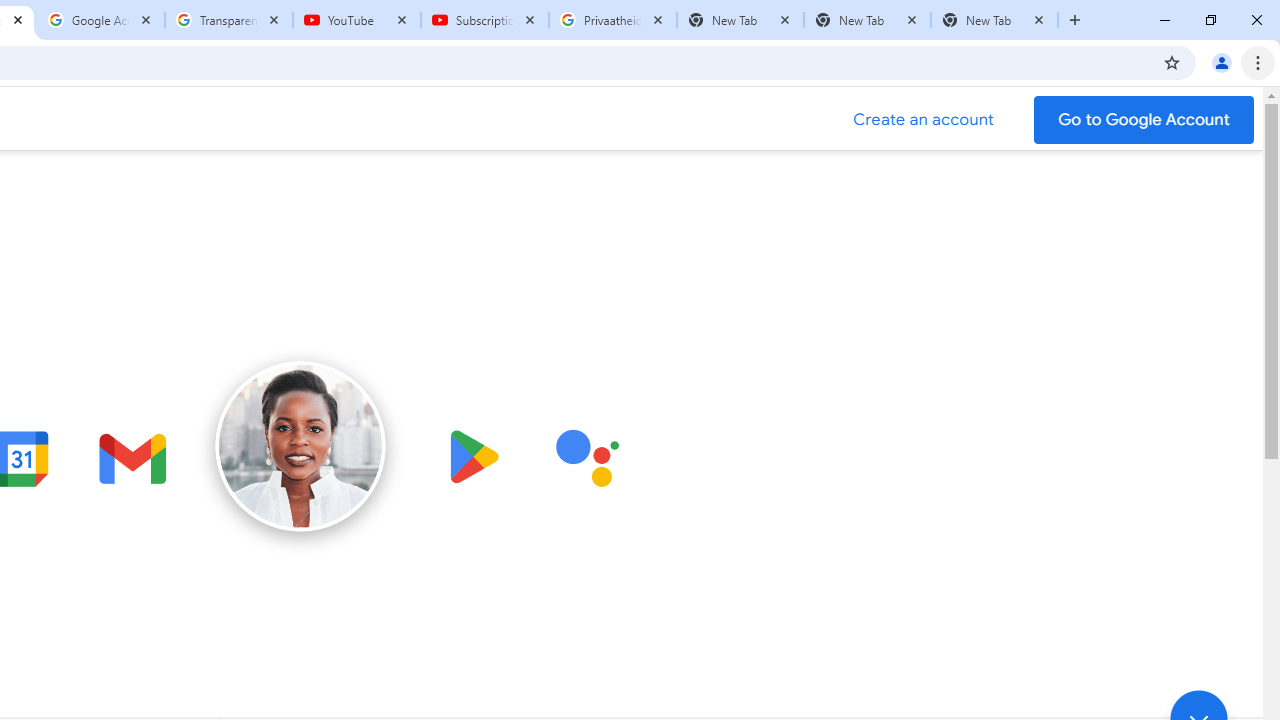  What do you see at coordinates (923, 119) in the screenshot?
I see `'Create a Google Account'` at bounding box center [923, 119].